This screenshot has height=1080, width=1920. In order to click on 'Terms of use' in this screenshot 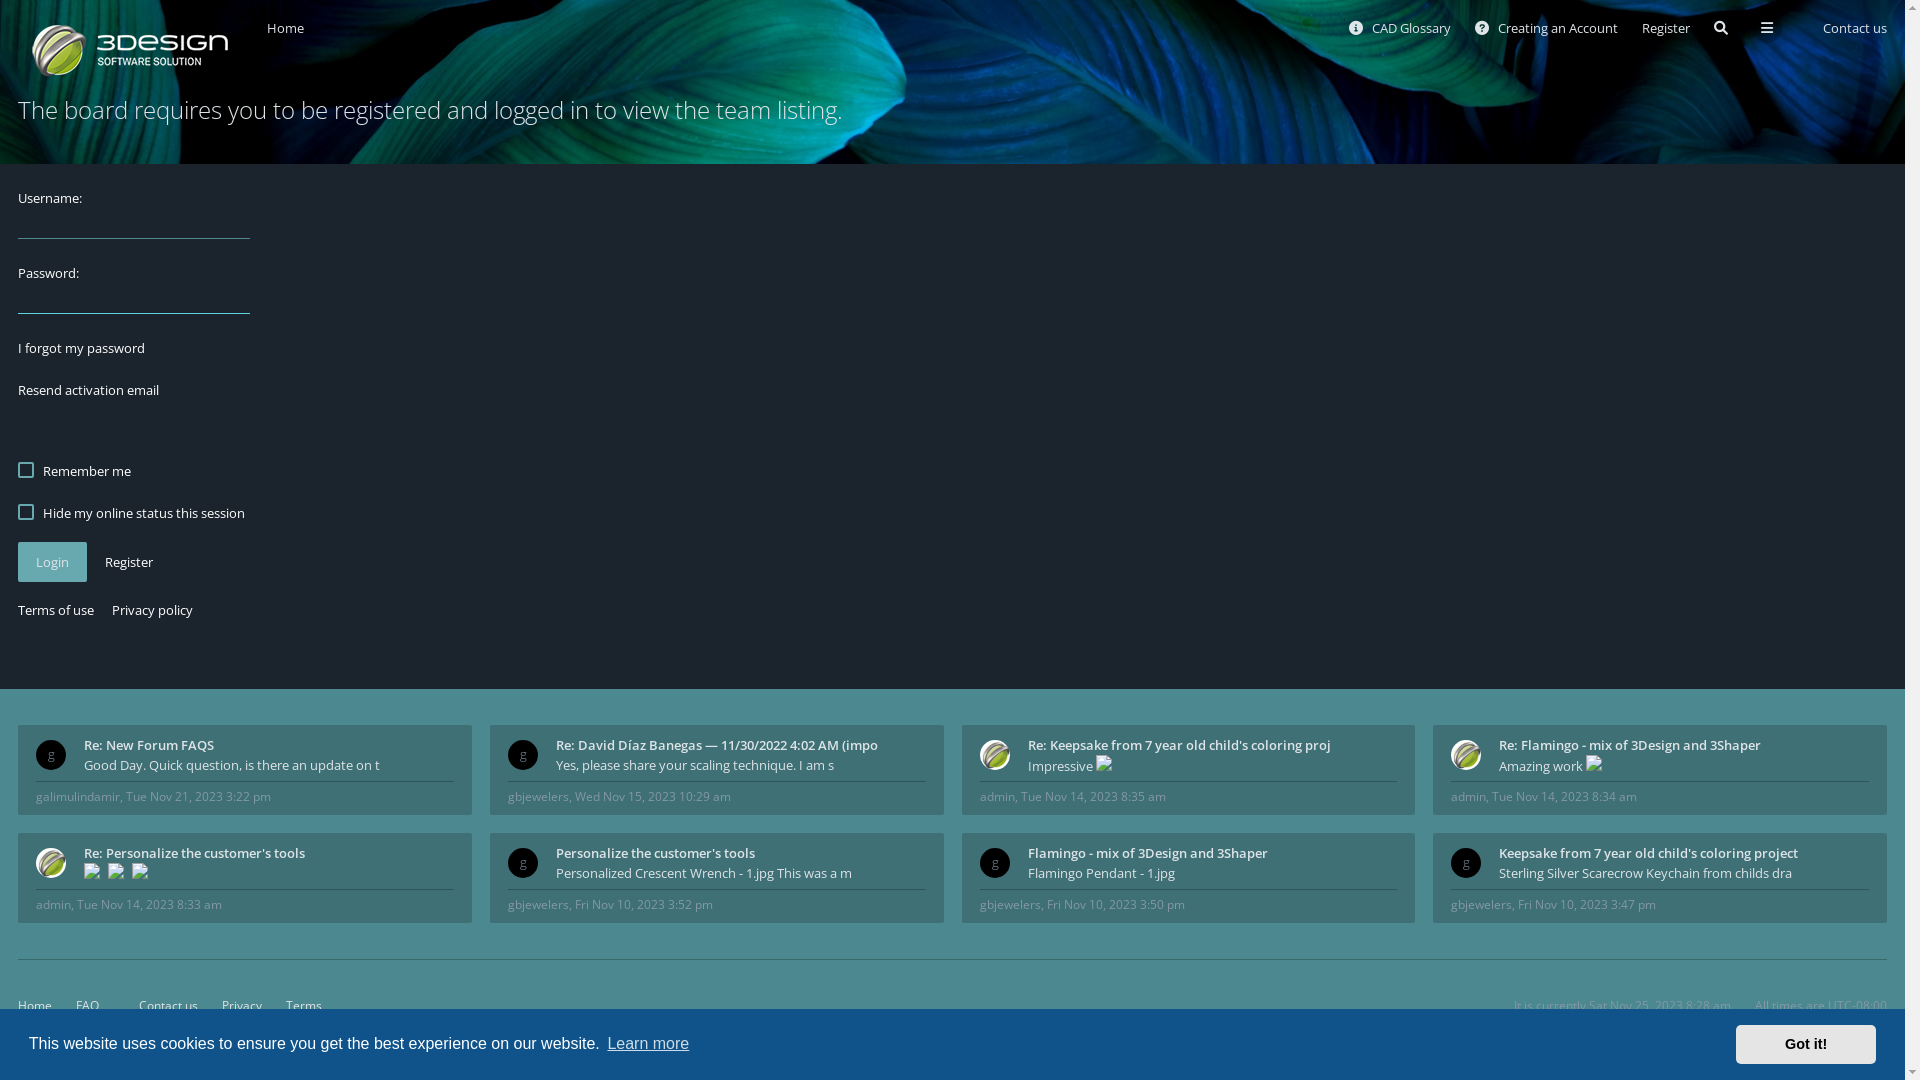, I will do `click(18, 608)`.